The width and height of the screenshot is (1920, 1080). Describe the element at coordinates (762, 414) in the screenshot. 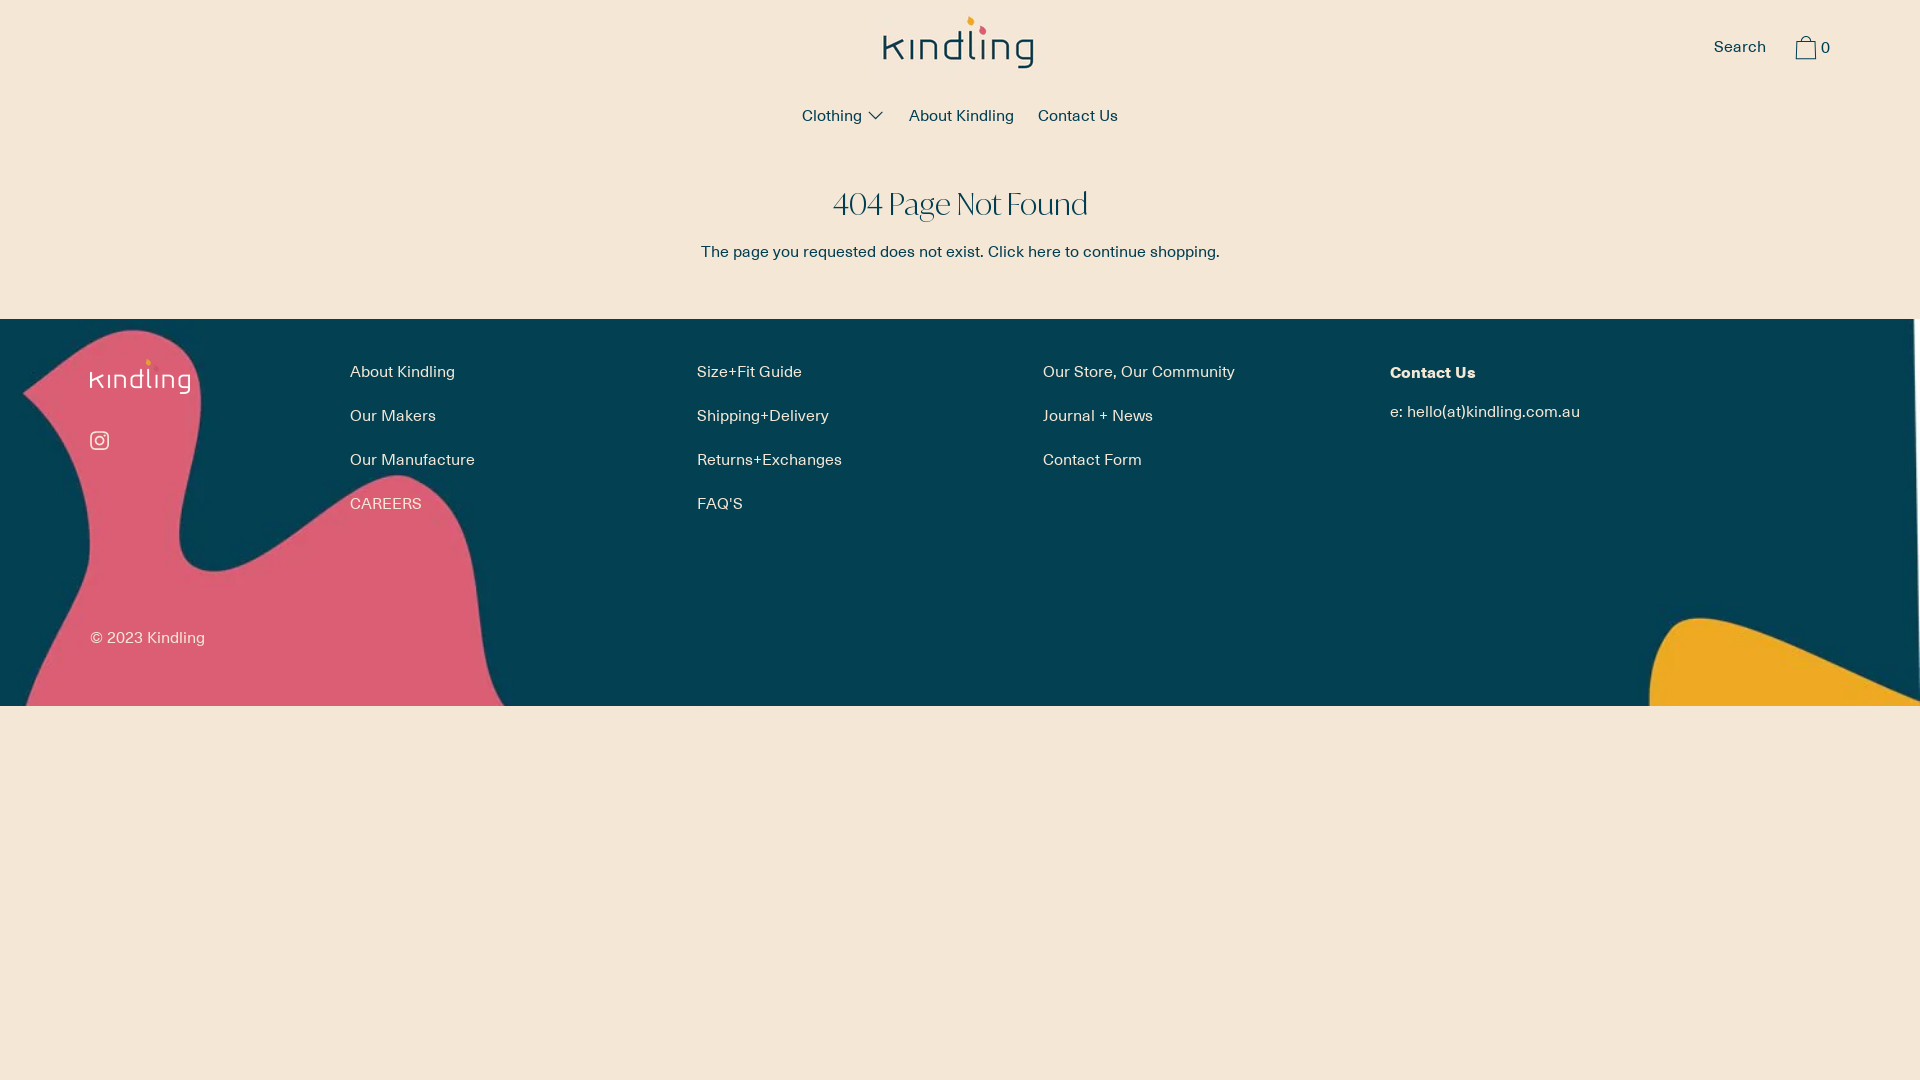

I see `'Shipping+Delivery'` at that location.